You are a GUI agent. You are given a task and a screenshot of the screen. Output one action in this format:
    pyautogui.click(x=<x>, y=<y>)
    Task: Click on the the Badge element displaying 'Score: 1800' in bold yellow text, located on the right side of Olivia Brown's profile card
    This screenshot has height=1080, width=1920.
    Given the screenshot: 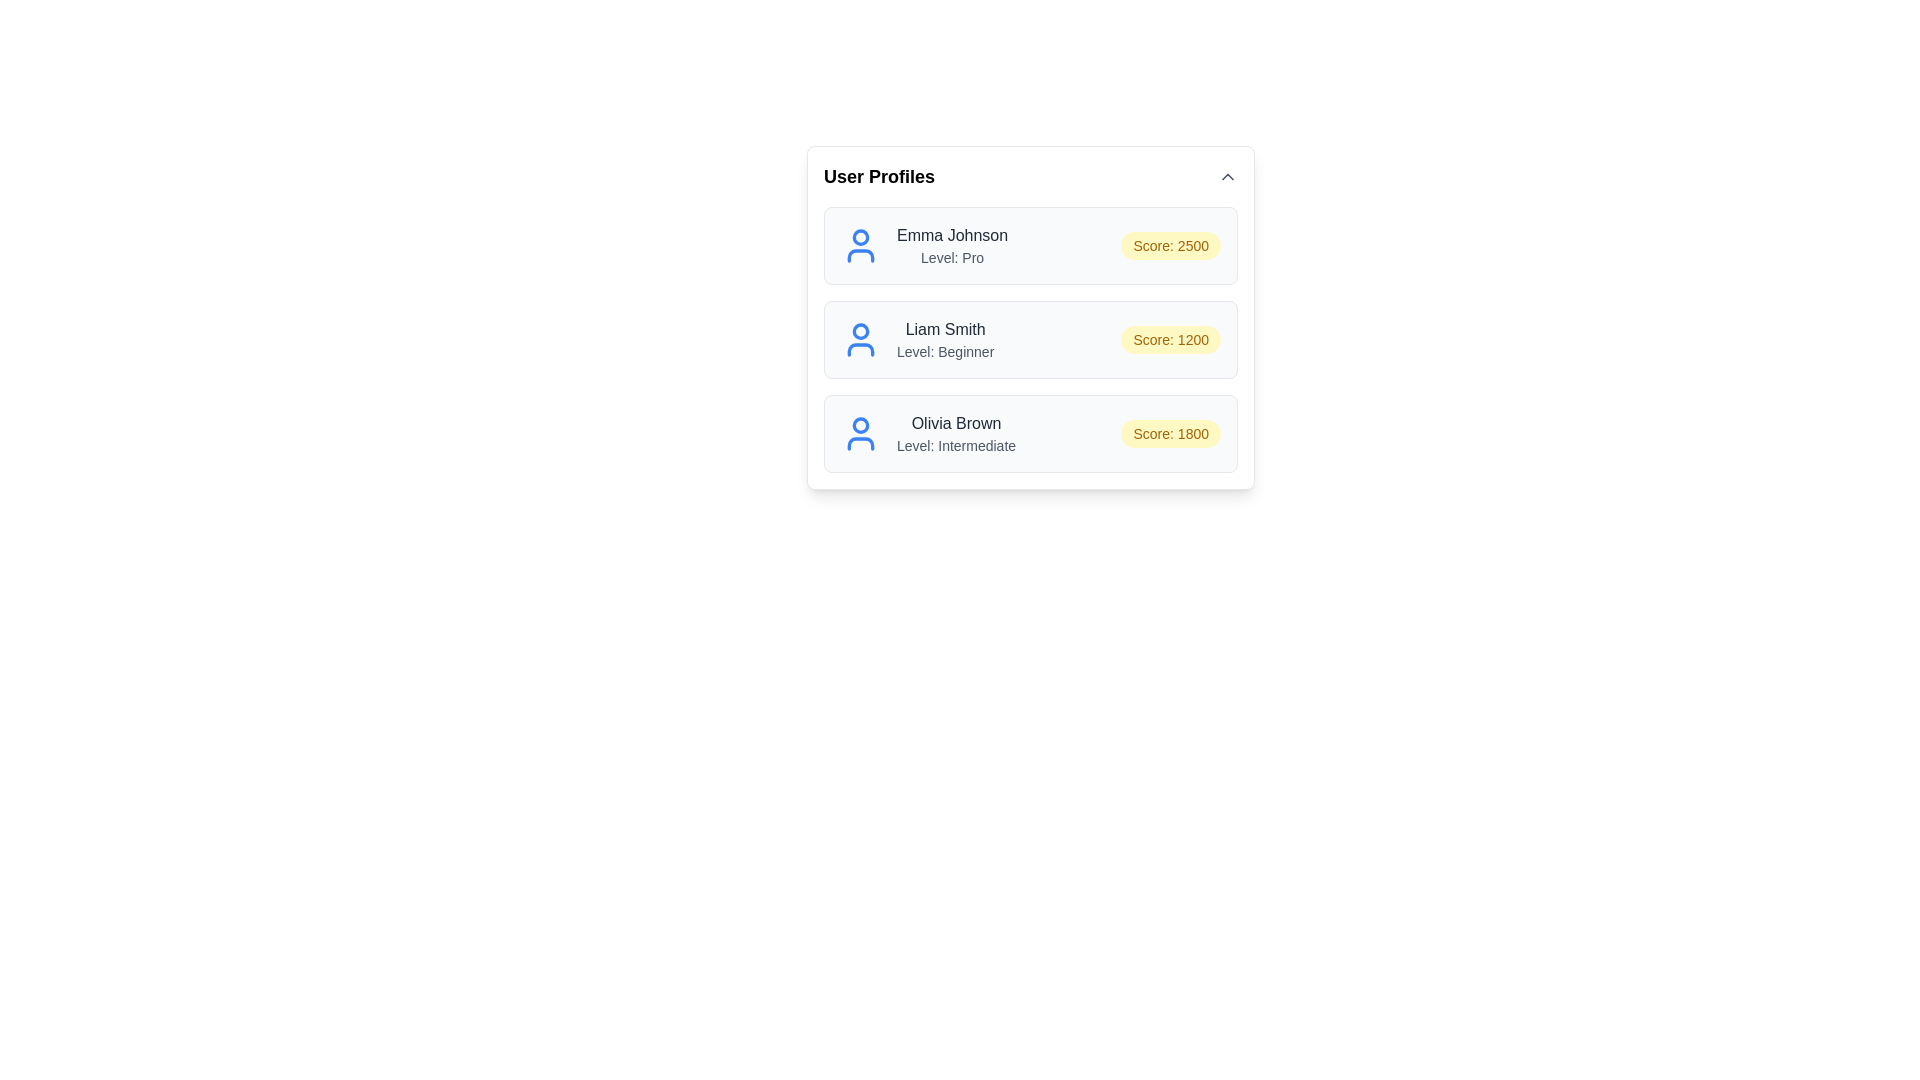 What is the action you would take?
    pyautogui.click(x=1171, y=433)
    